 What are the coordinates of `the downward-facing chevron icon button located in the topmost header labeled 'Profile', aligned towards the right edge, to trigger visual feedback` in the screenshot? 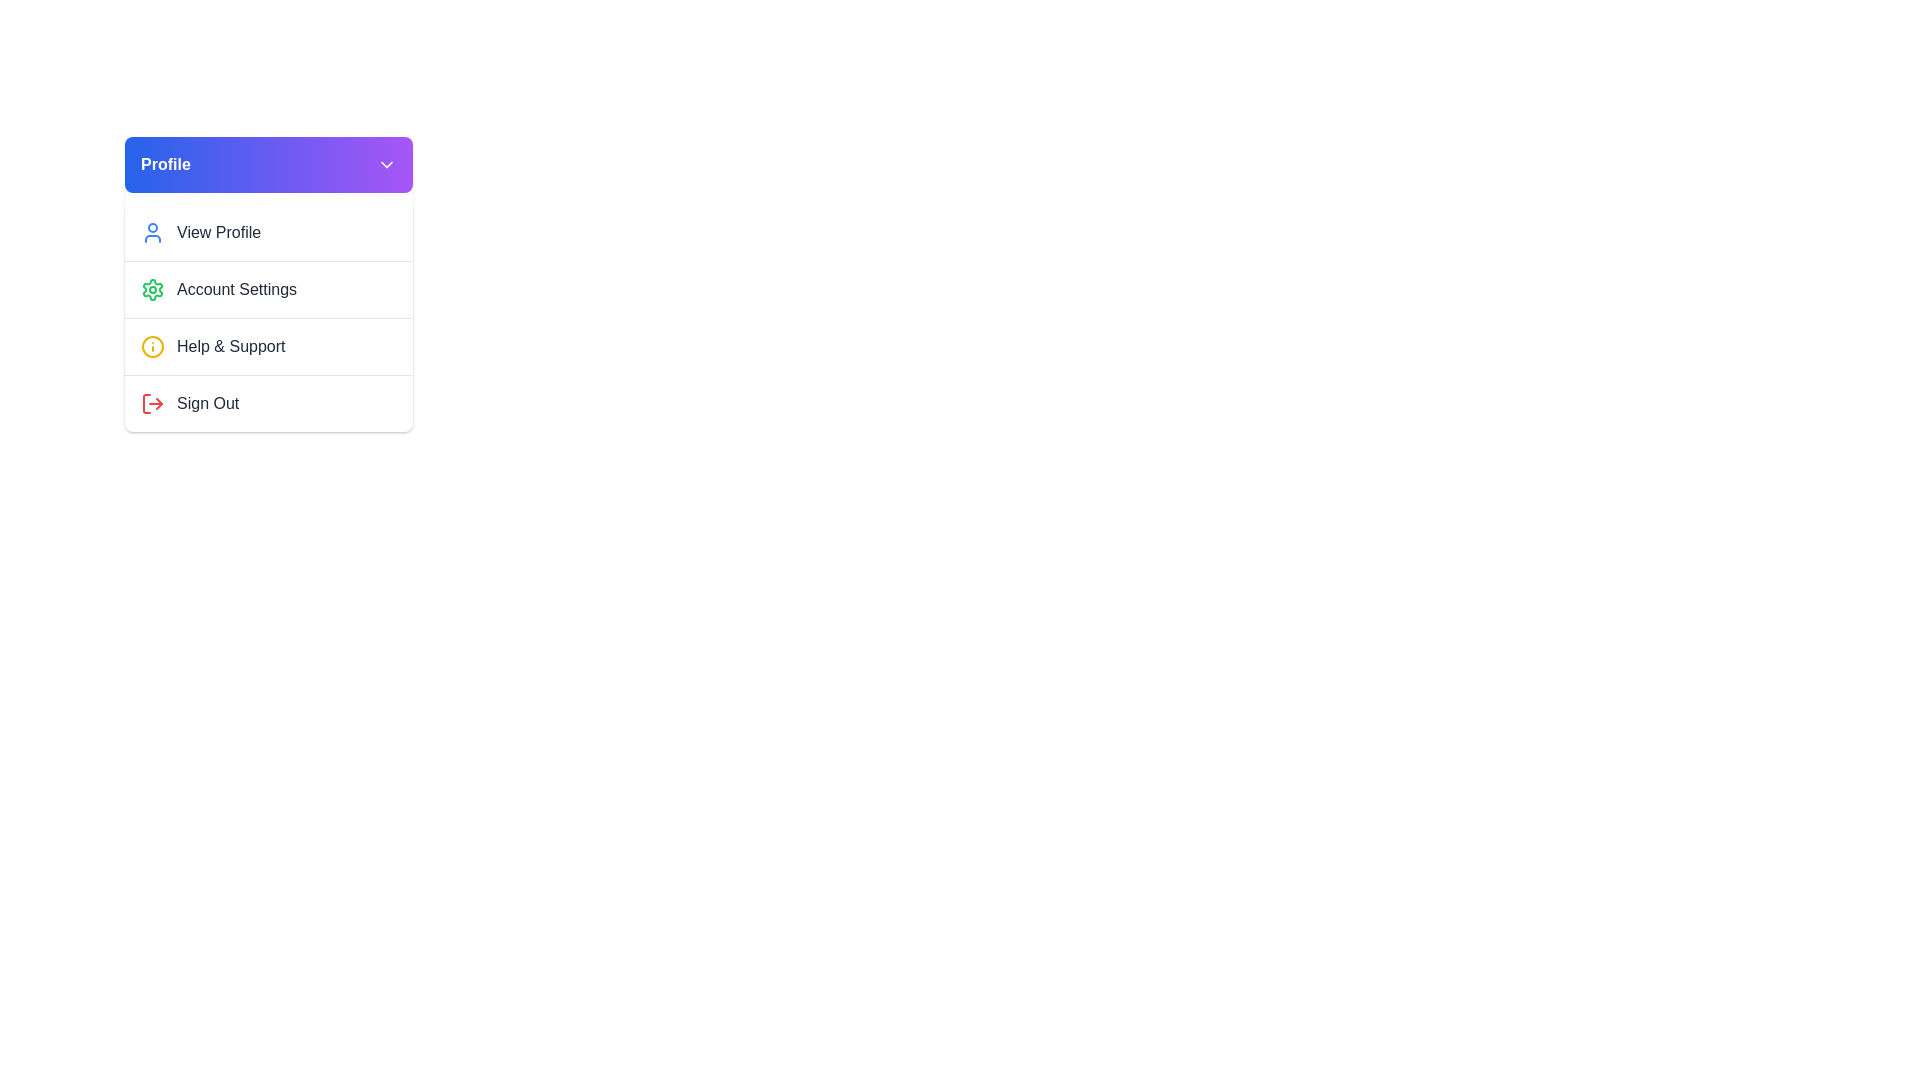 It's located at (387, 164).